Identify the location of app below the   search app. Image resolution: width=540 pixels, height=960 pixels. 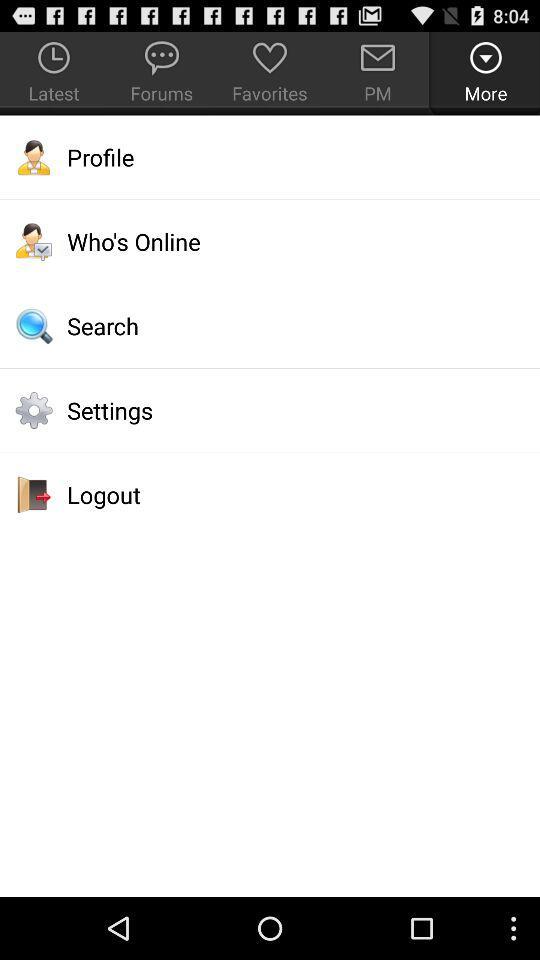
(270, 409).